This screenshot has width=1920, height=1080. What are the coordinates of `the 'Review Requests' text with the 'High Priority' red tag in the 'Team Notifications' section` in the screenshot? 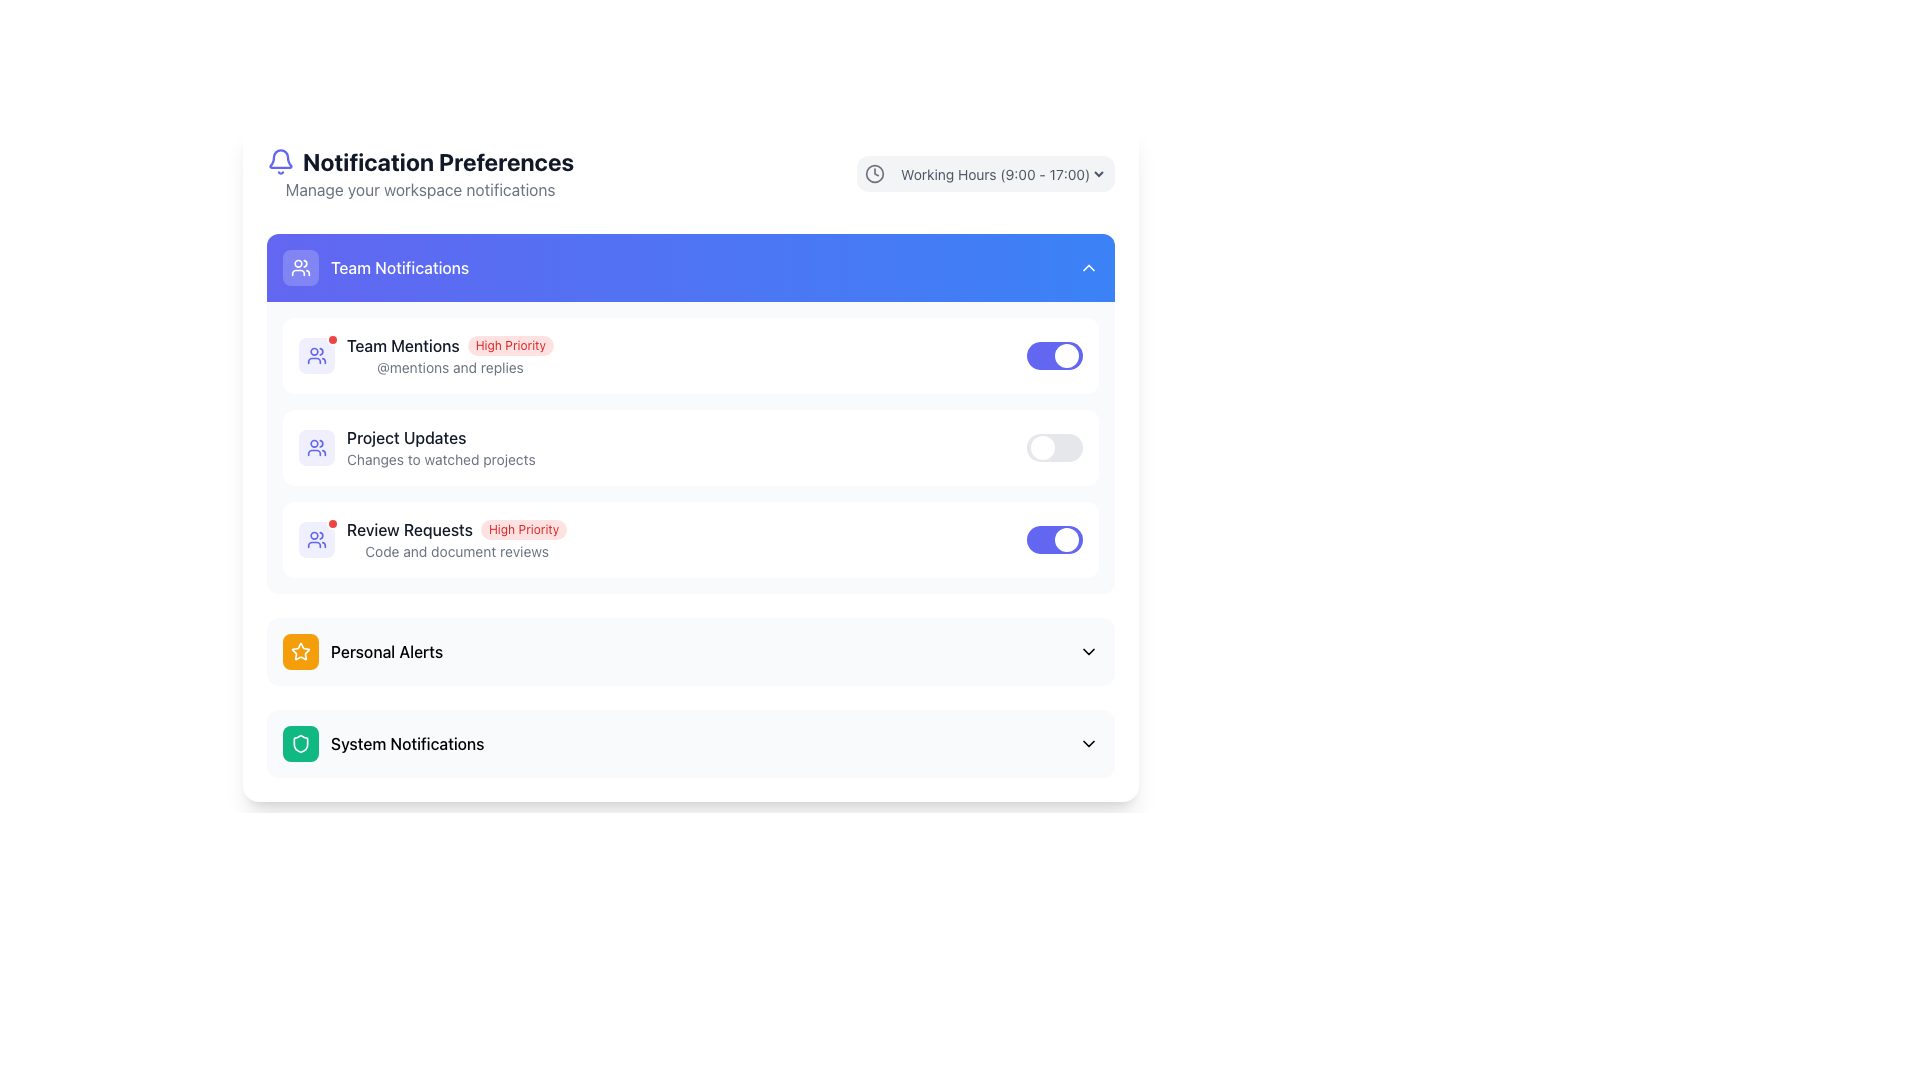 It's located at (456, 528).